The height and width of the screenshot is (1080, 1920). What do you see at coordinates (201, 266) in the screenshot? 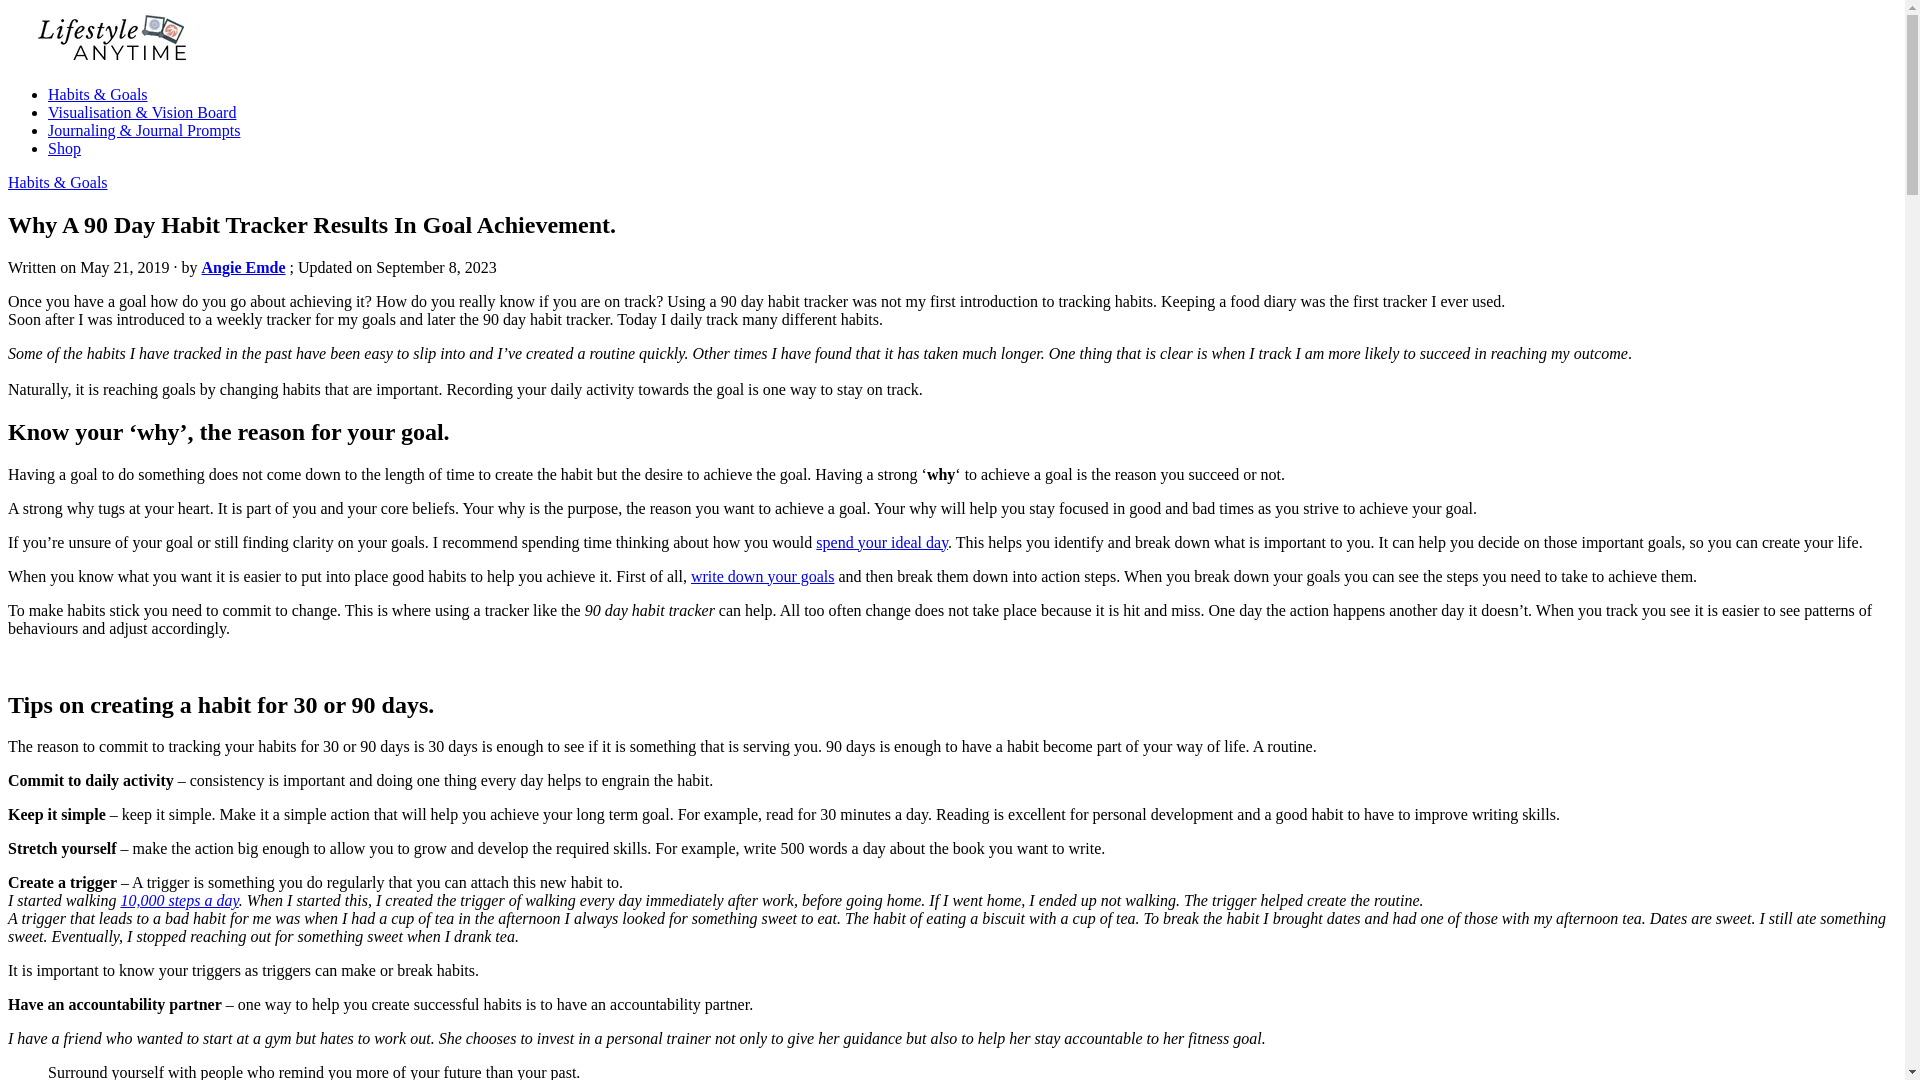
I see `'Angie Emde'` at bounding box center [201, 266].